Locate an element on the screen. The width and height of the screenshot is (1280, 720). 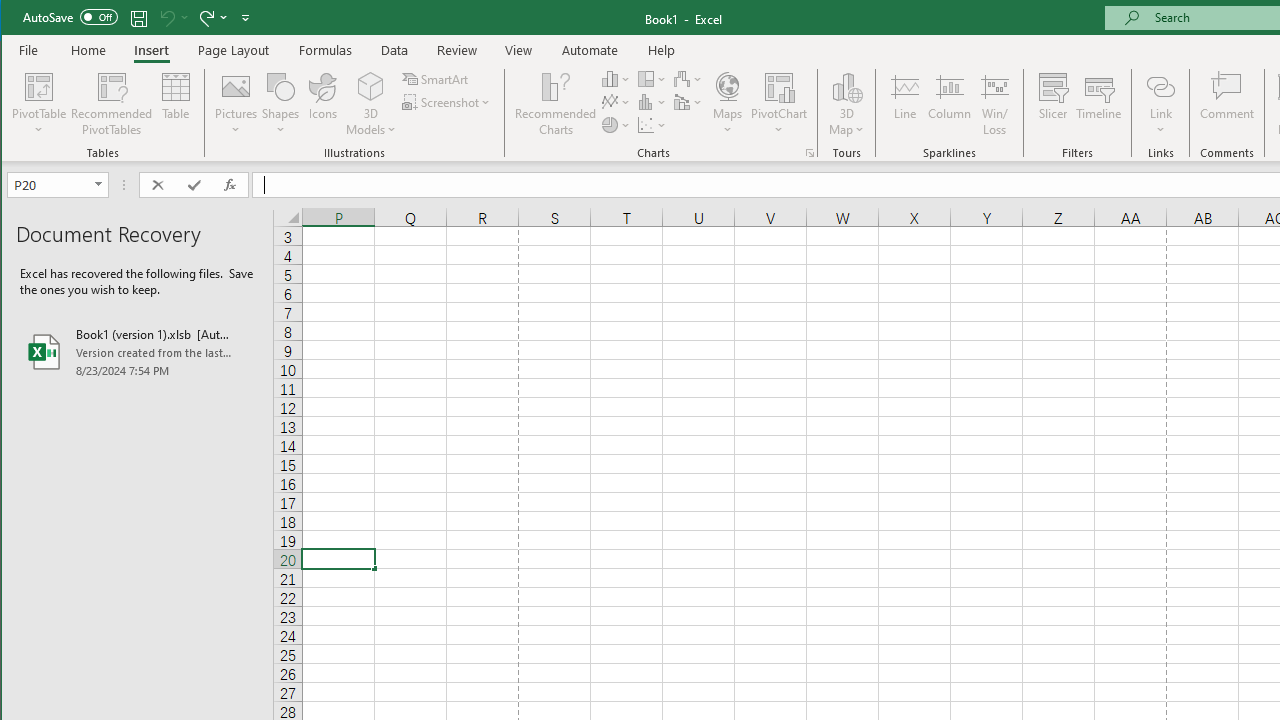
'Insert Waterfall, Funnel, Stock, Surface, or Radar Chart' is located at coordinates (688, 78).